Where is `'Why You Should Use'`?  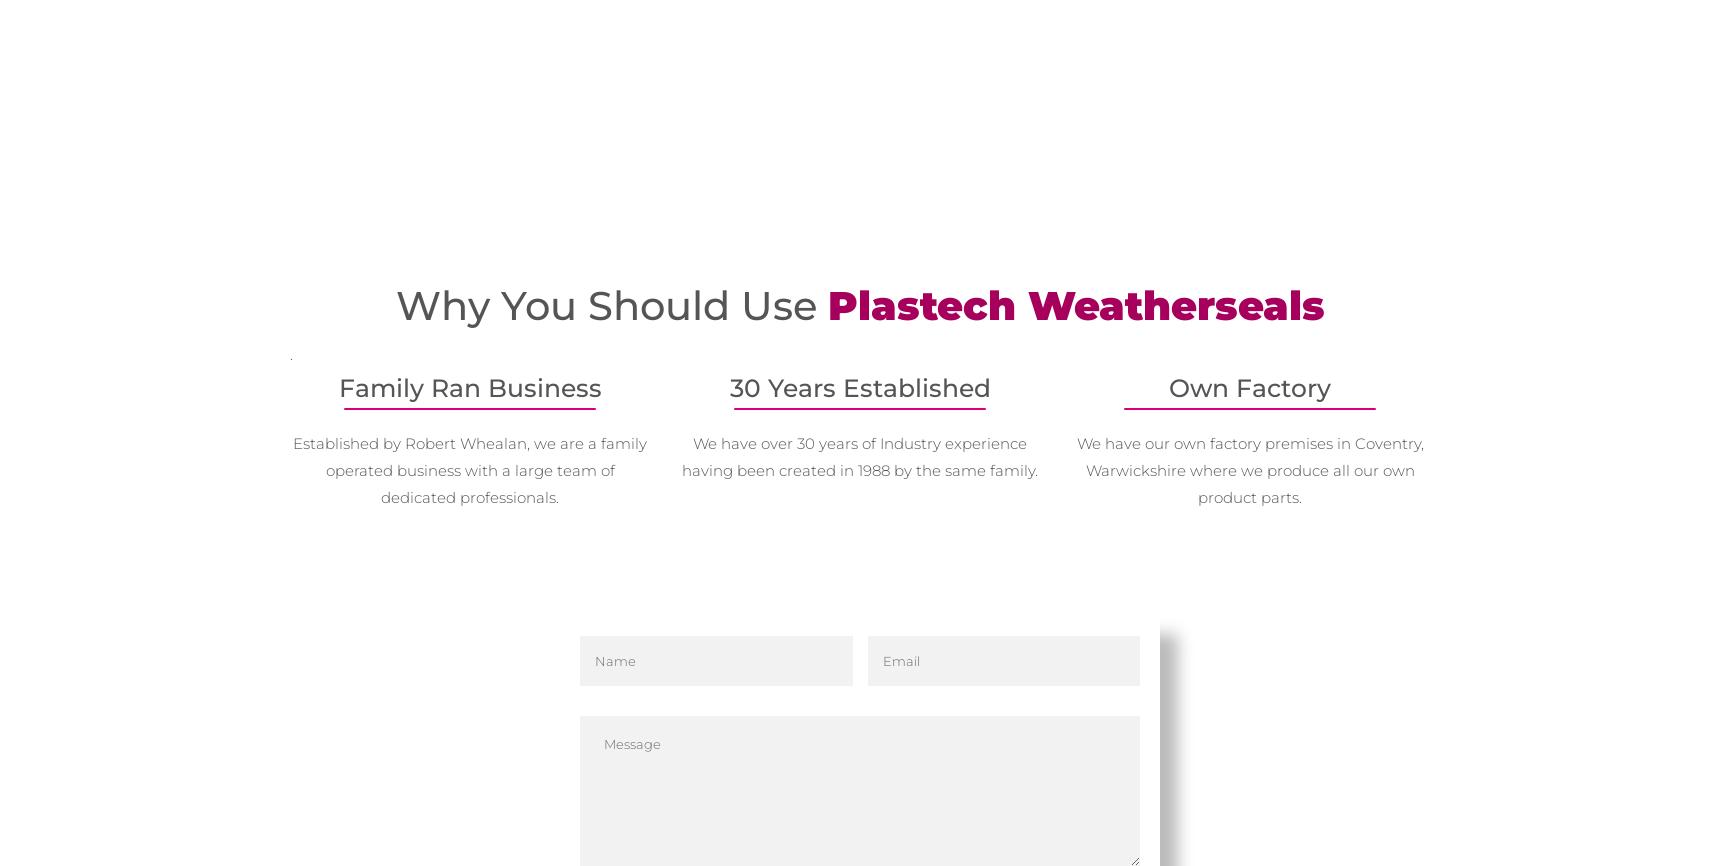 'Why You Should Use' is located at coordinates (395, 304).